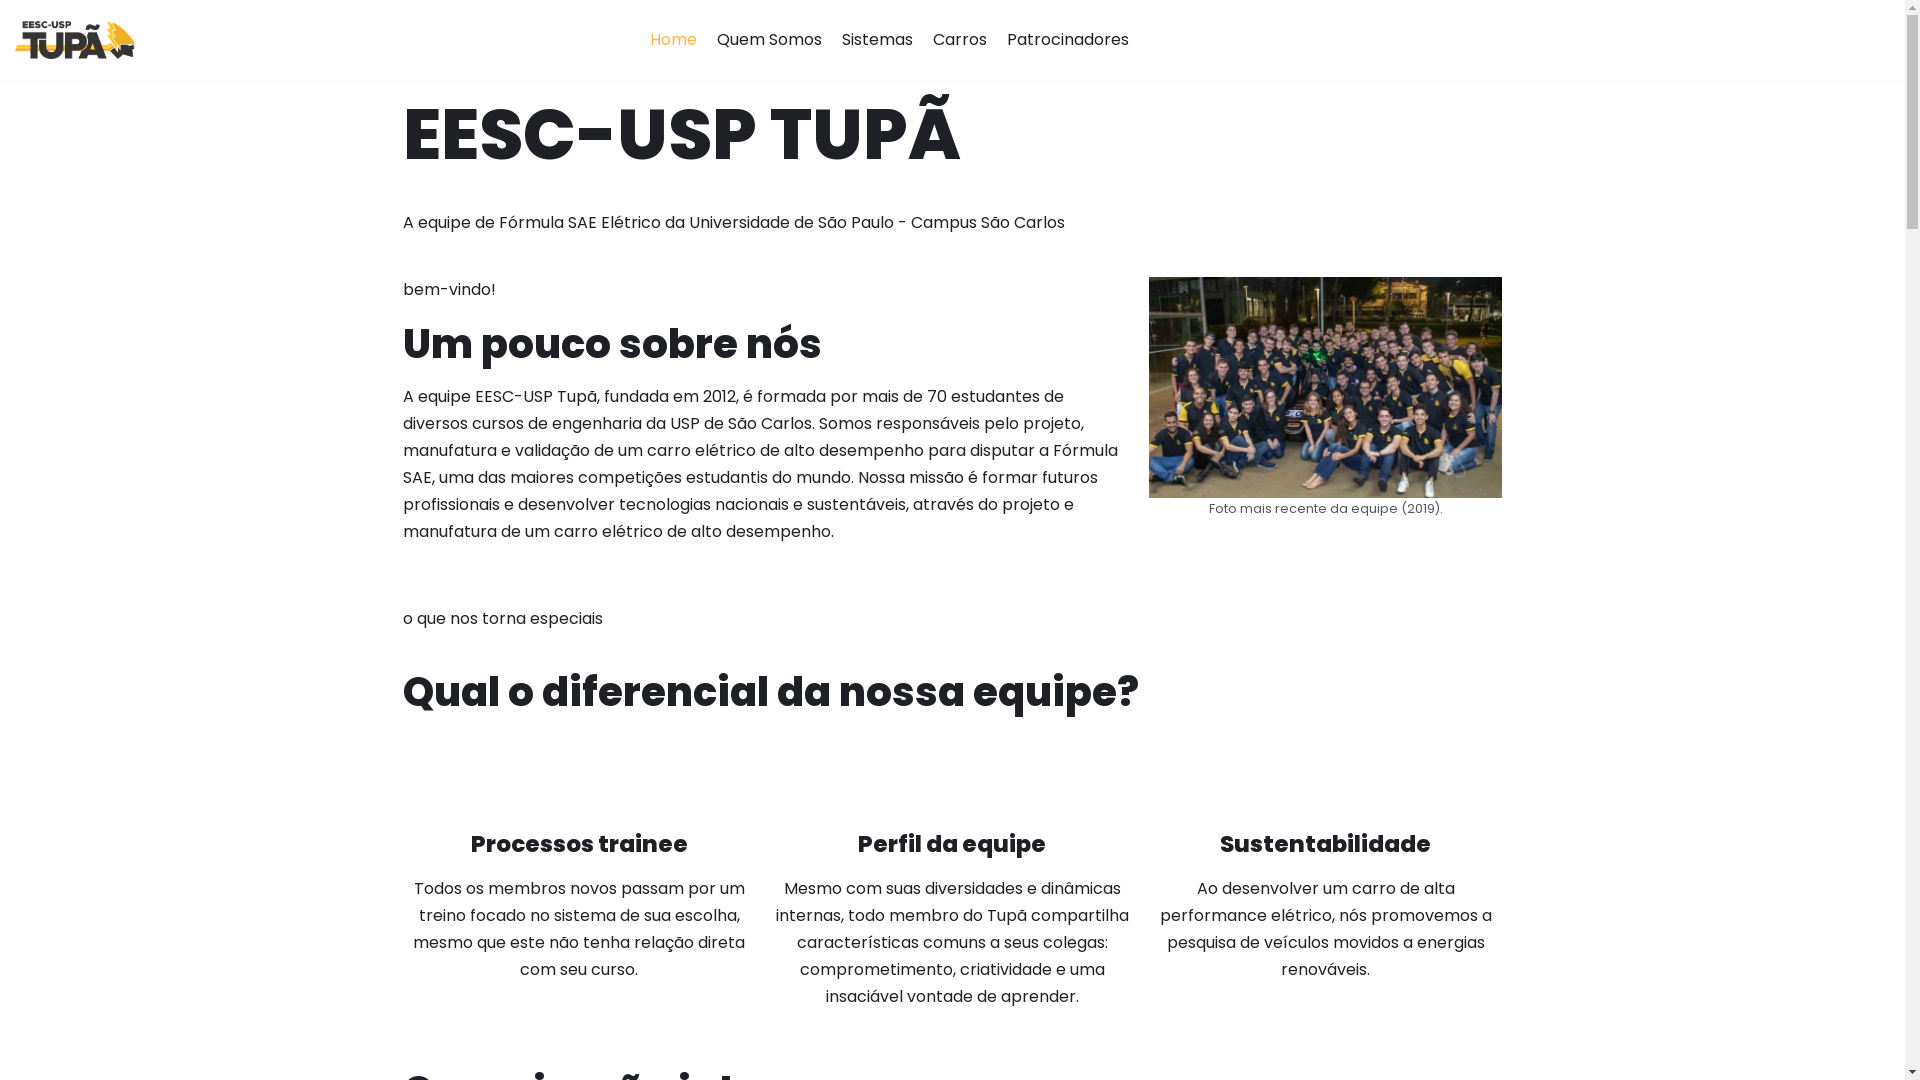  I want to click on 'Sistemas', so click(877, 39).